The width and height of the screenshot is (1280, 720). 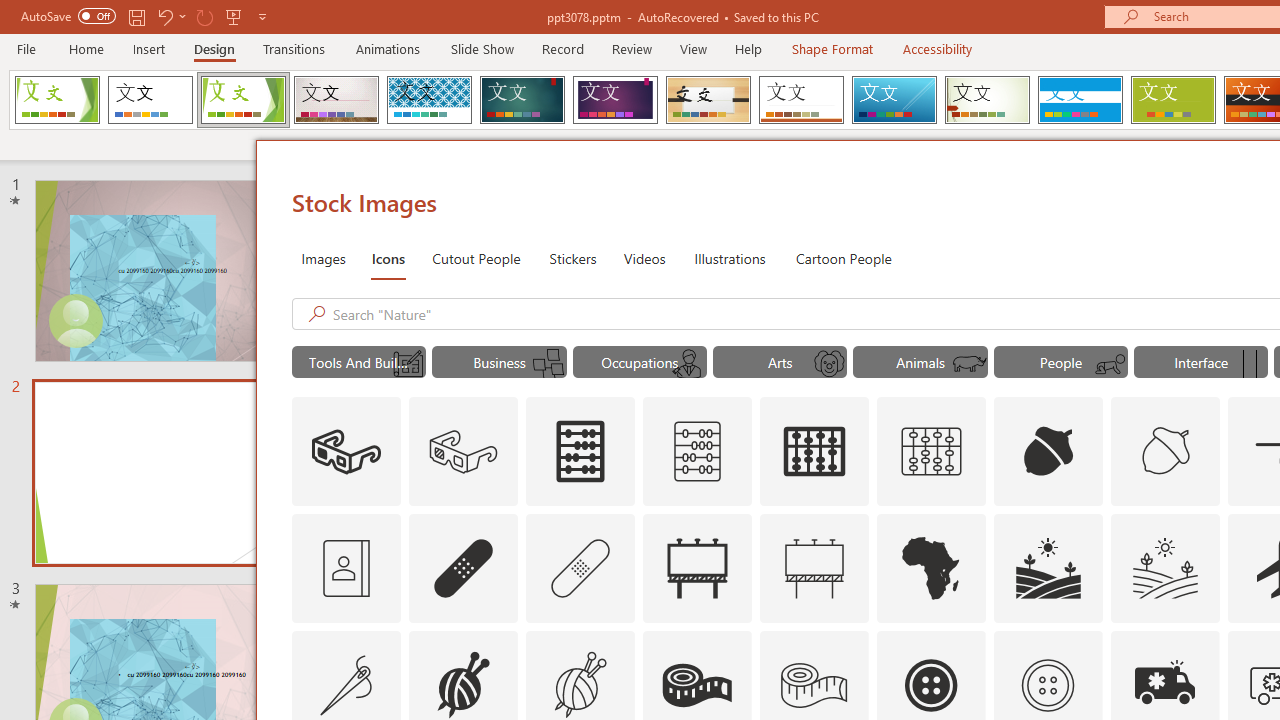 What do you see at coordinates (815, 568) in the screenshot?
I see `'AutomationID: Icons_Advertising_M'` at bounding box center [815, 568].